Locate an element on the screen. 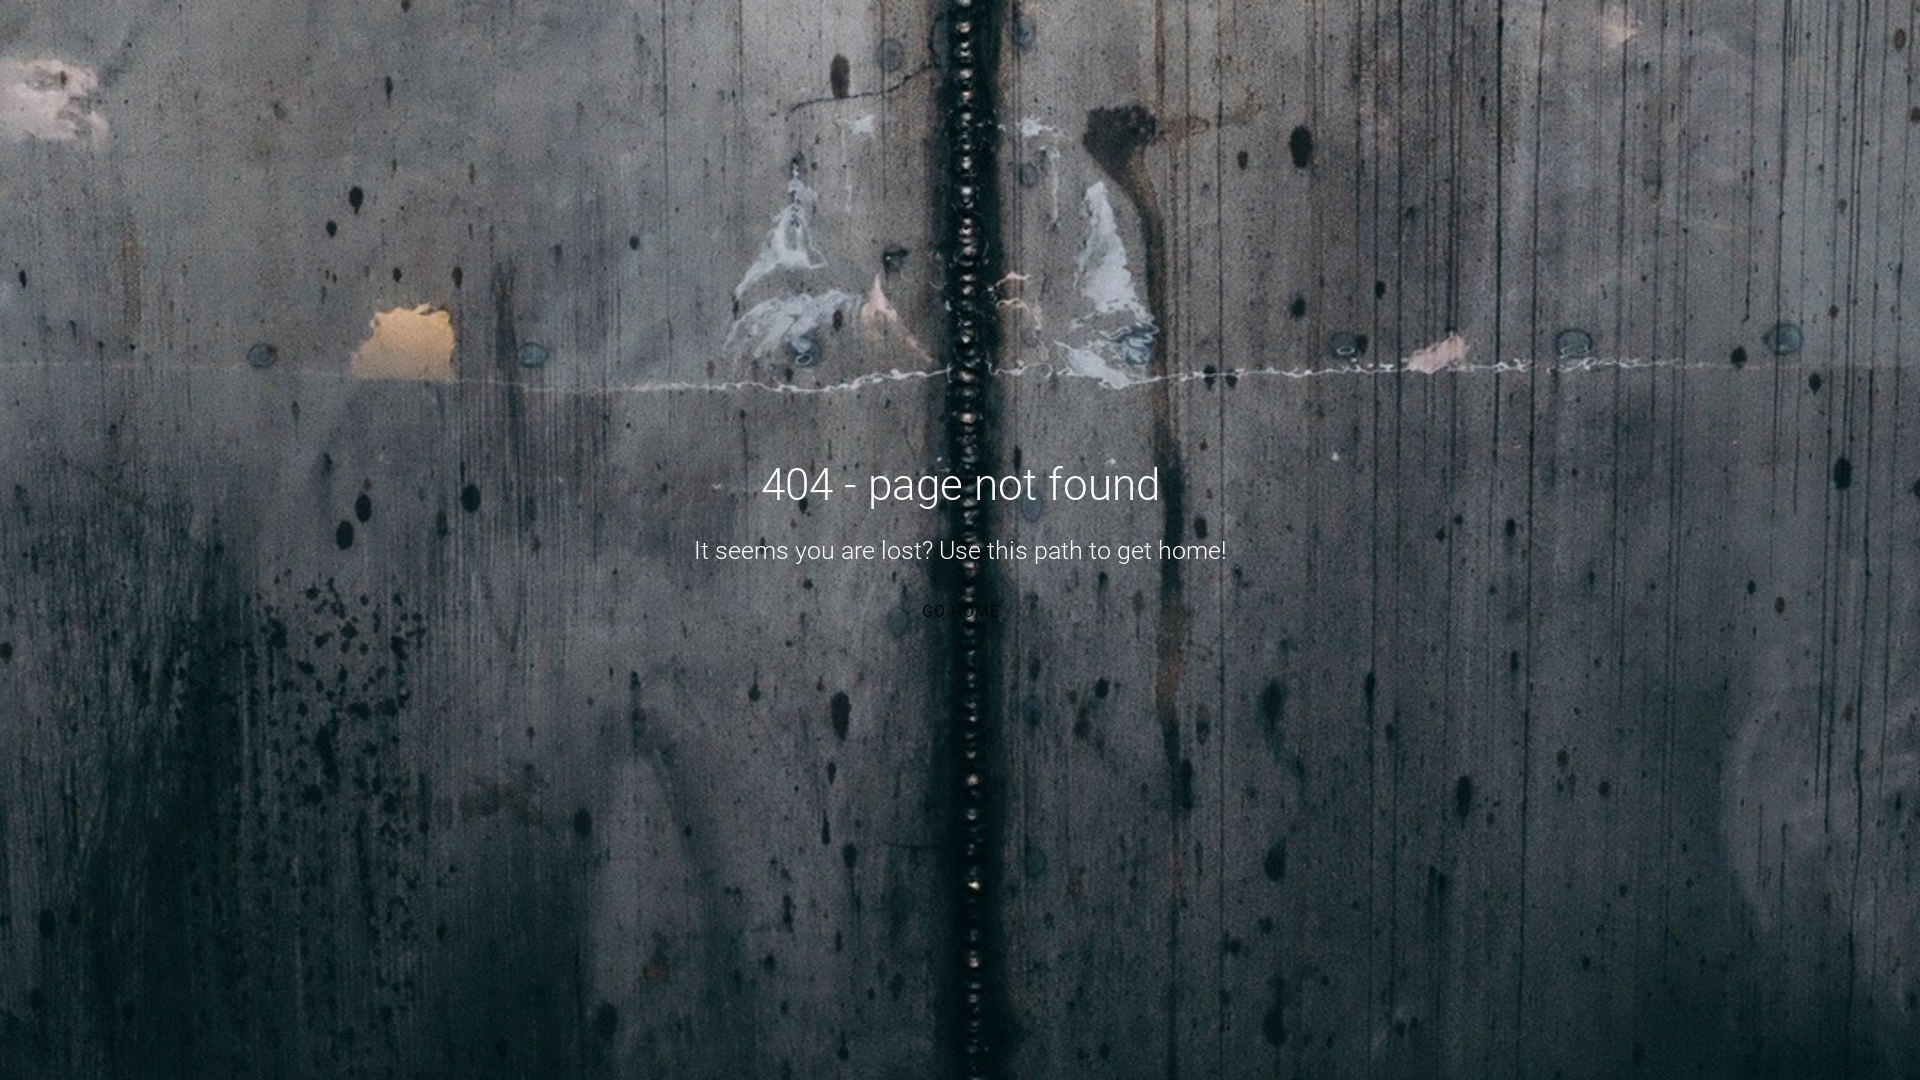  'GO HOME' is located at coordinates (958, 609).